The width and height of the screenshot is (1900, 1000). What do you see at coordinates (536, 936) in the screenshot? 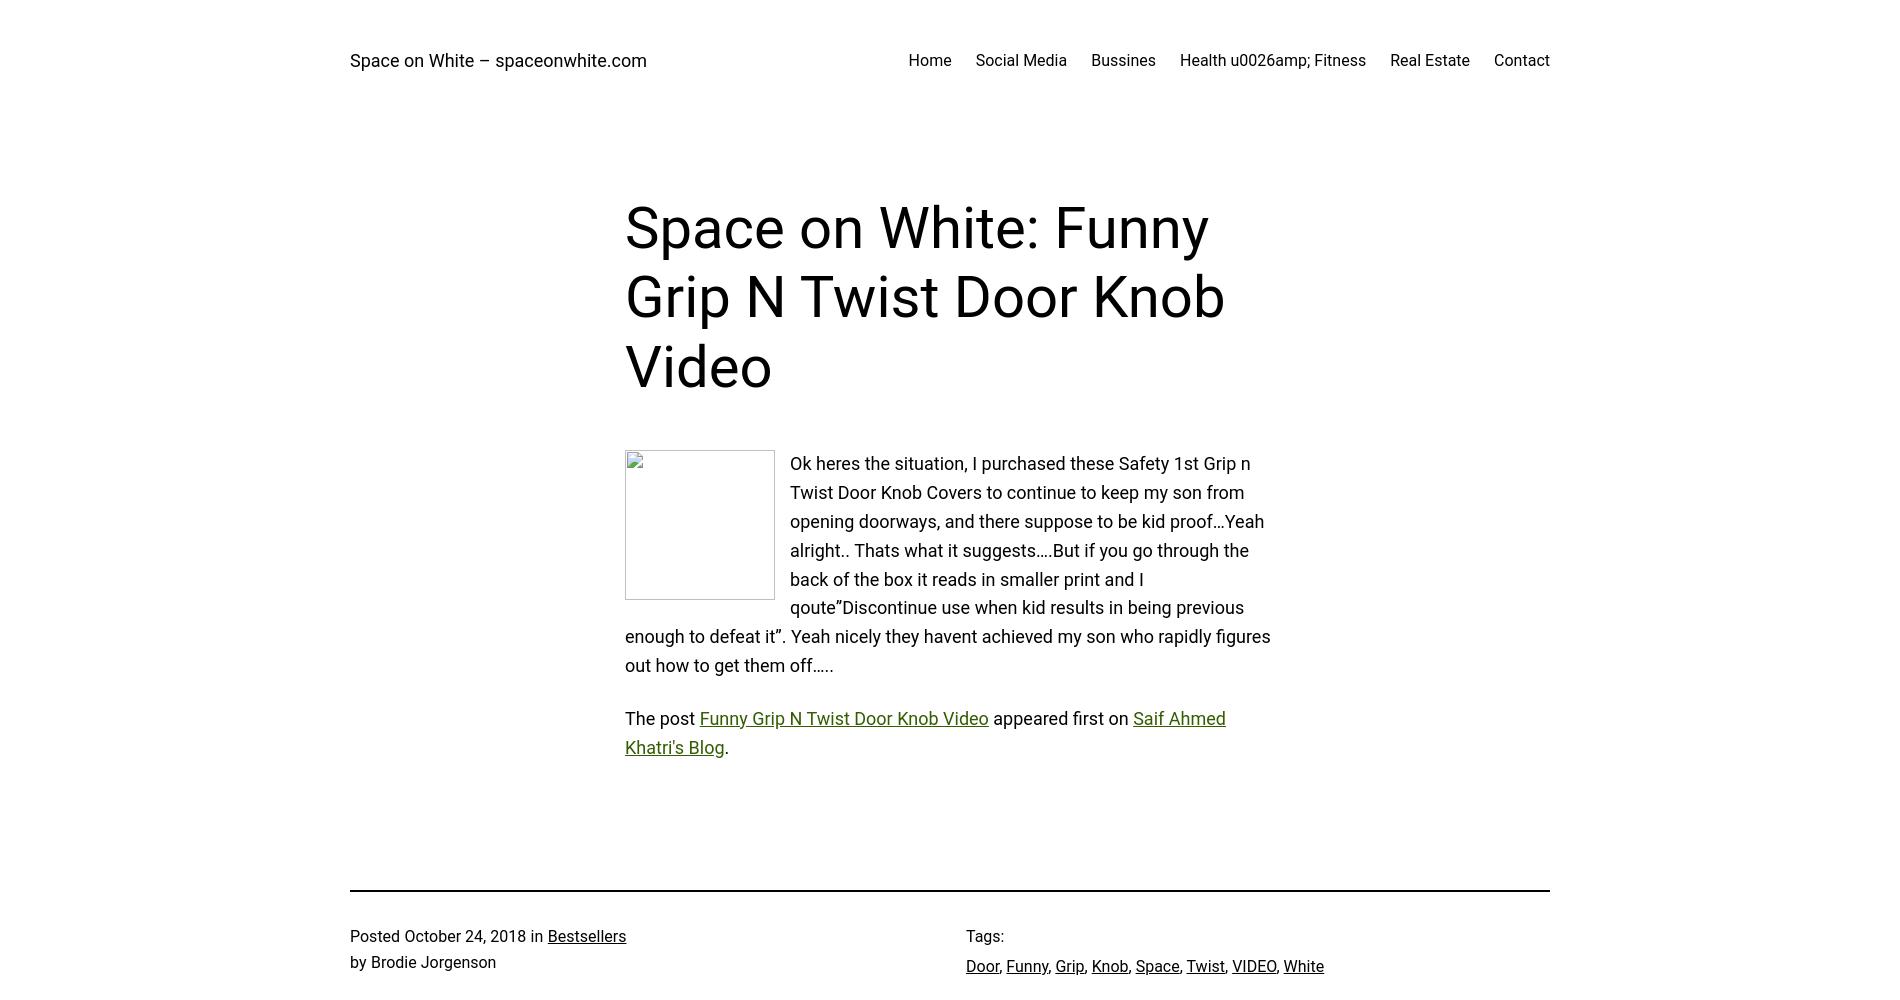
I see `'in'` at bounding box center [536, 936].